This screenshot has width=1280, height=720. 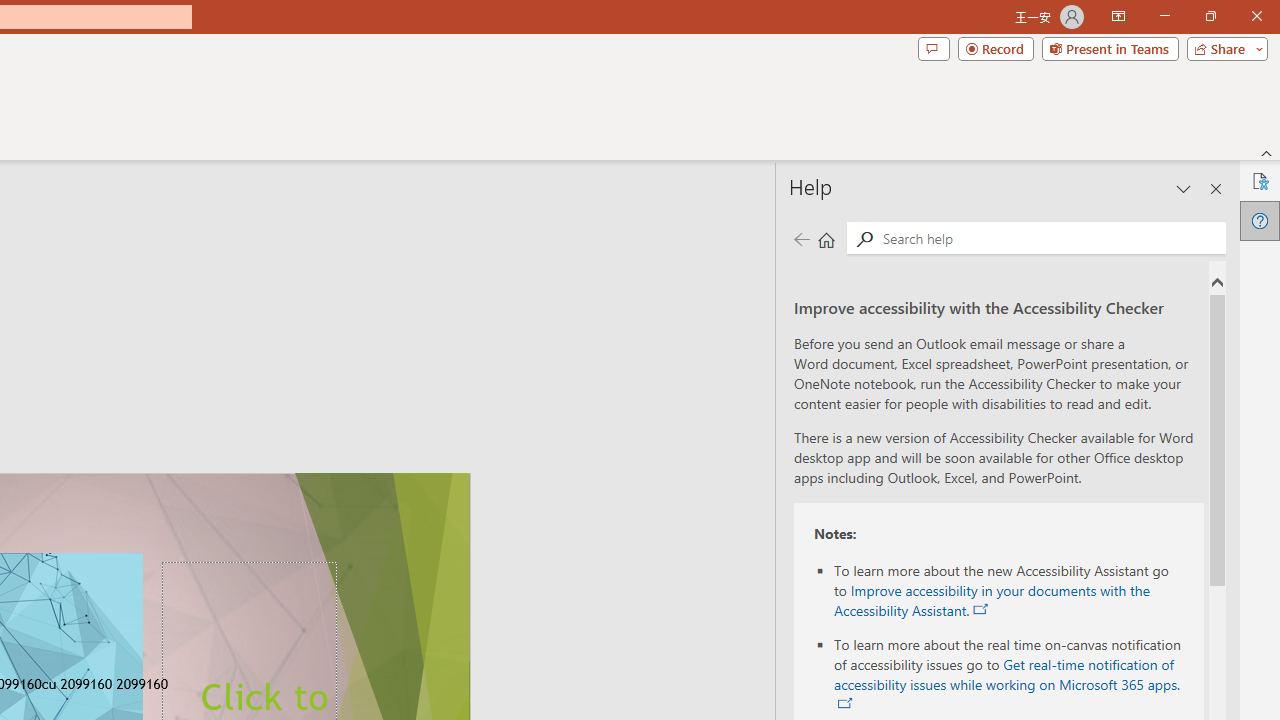 I want to click on 'Previous page', so click(x=801, y=238).